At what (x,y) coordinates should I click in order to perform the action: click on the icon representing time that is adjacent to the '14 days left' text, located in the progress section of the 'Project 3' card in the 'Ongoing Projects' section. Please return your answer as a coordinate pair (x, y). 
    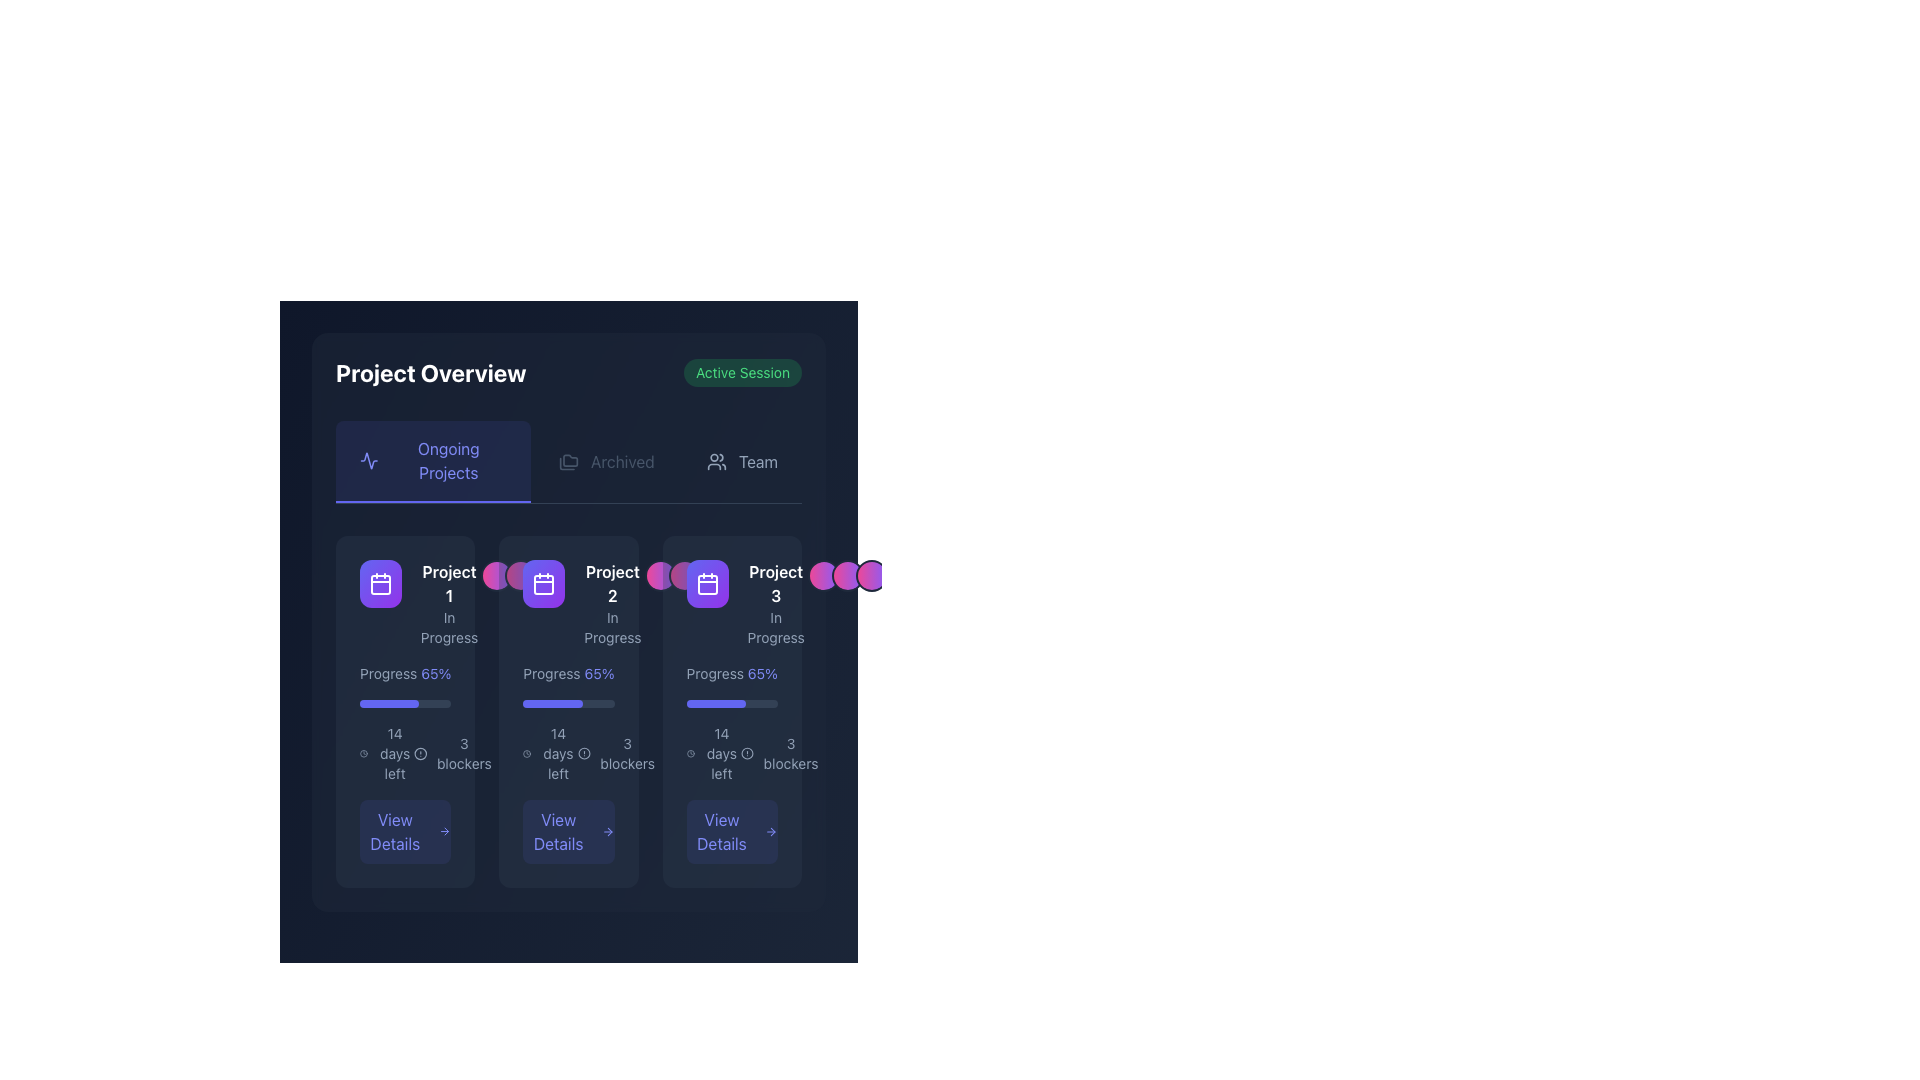
    Looking at the image, I should click on (690, 753).